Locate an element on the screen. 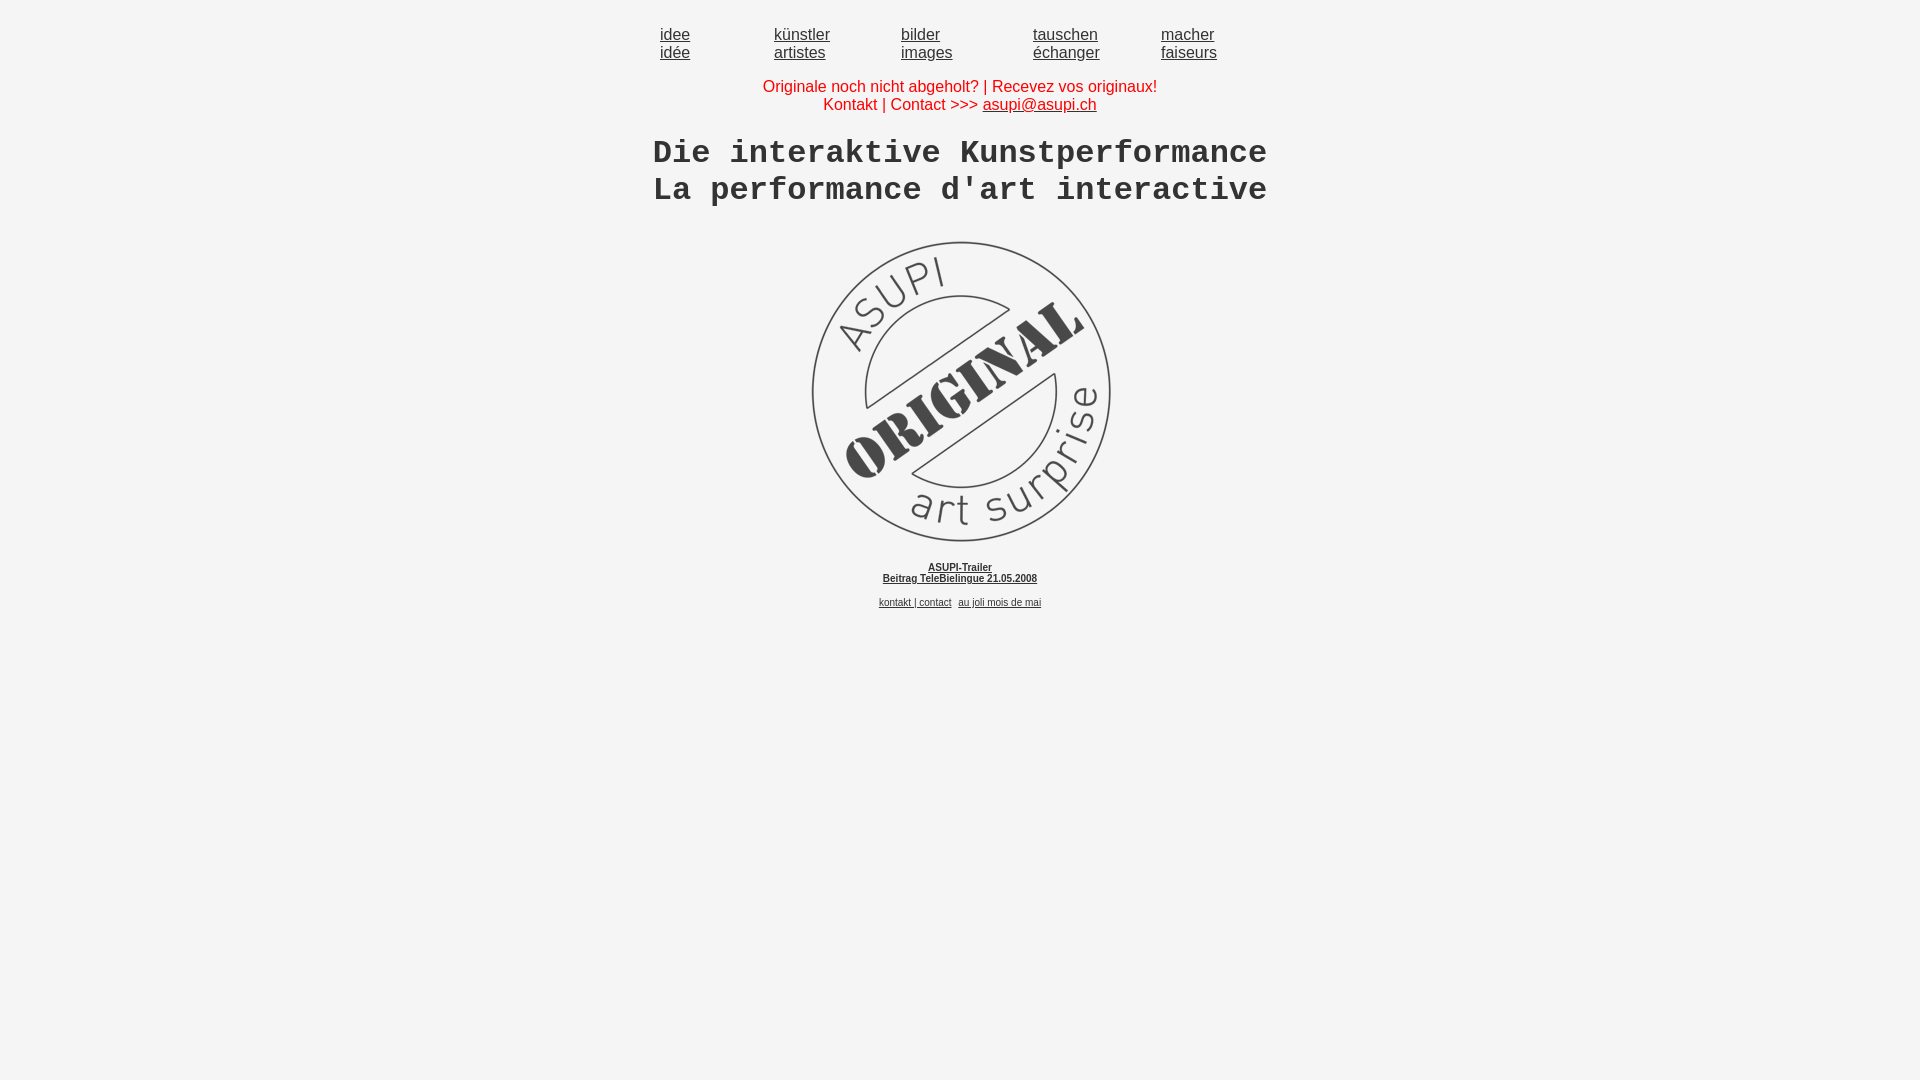 This screenshot has height=1080, width=1920. 'images' is located at coordinates (925, 51).